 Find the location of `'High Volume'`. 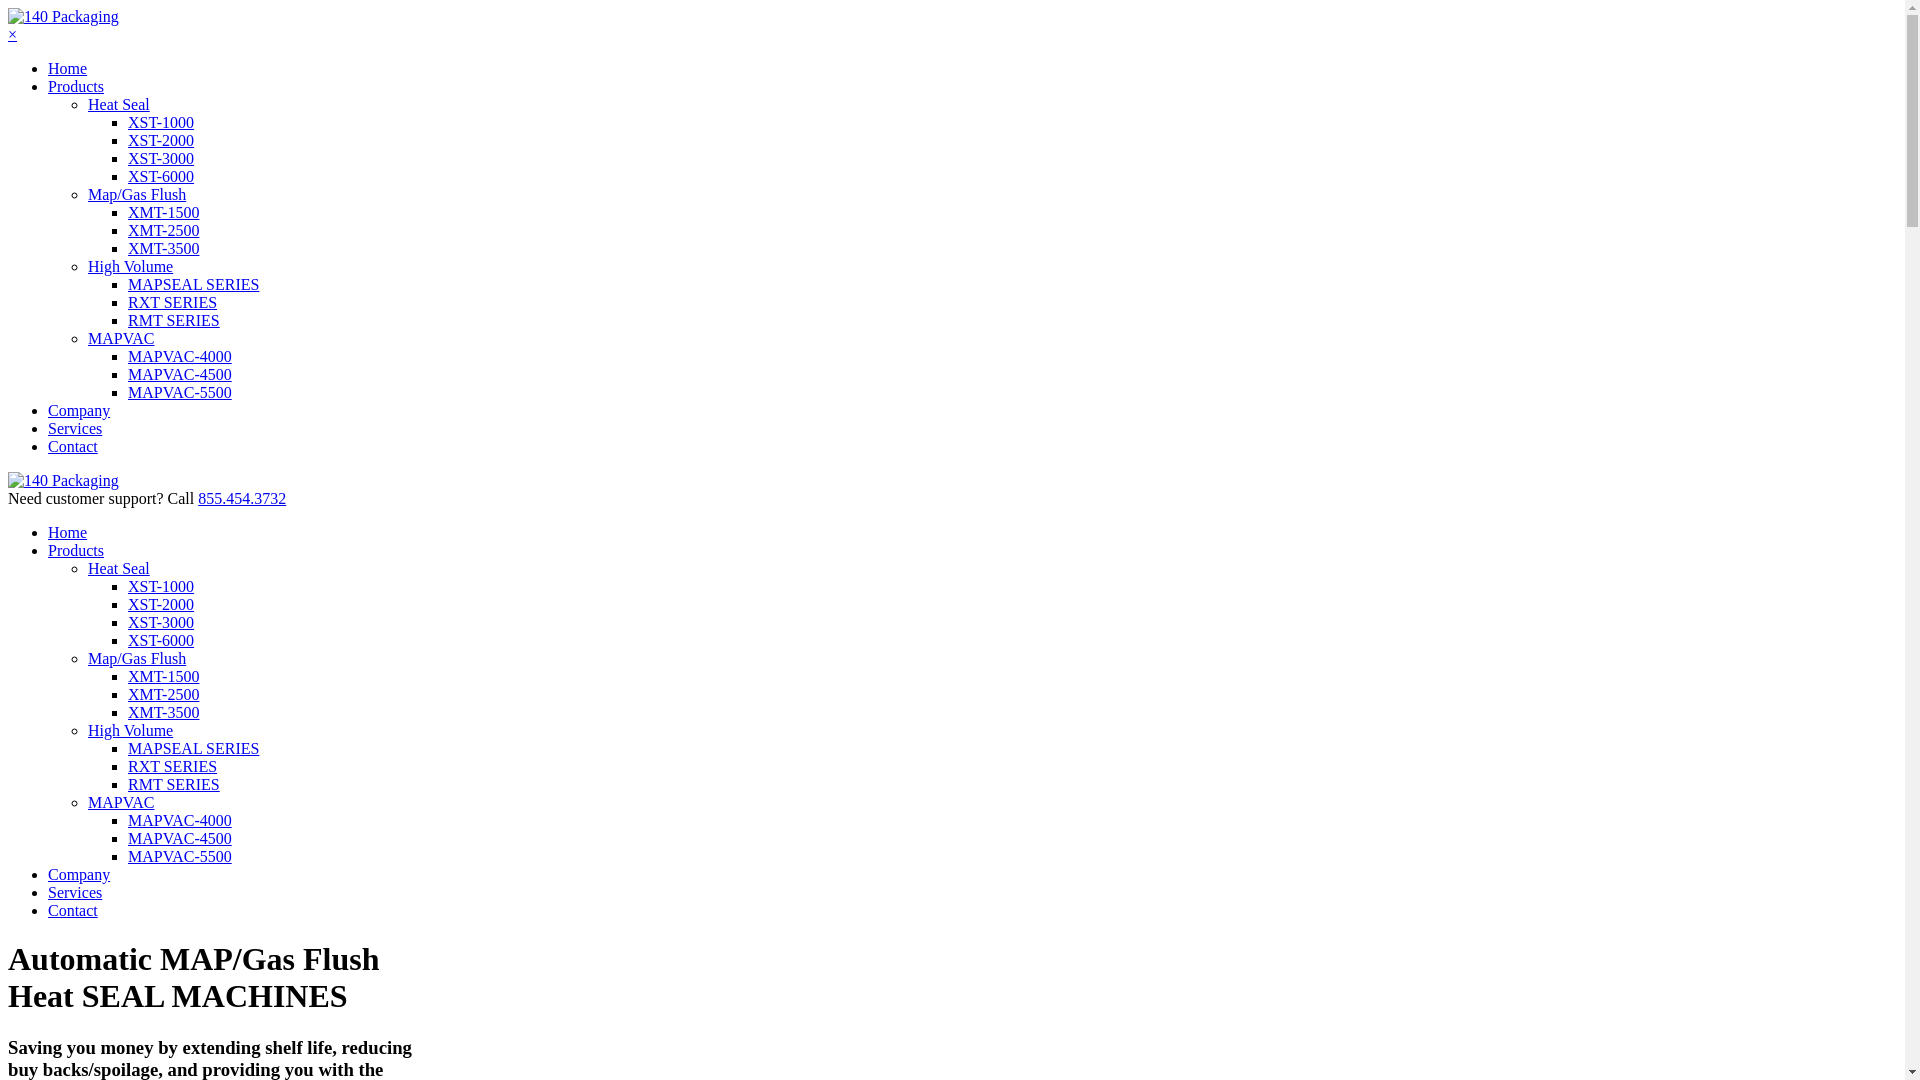

'High Volume' is located at coordinates (129, 730).